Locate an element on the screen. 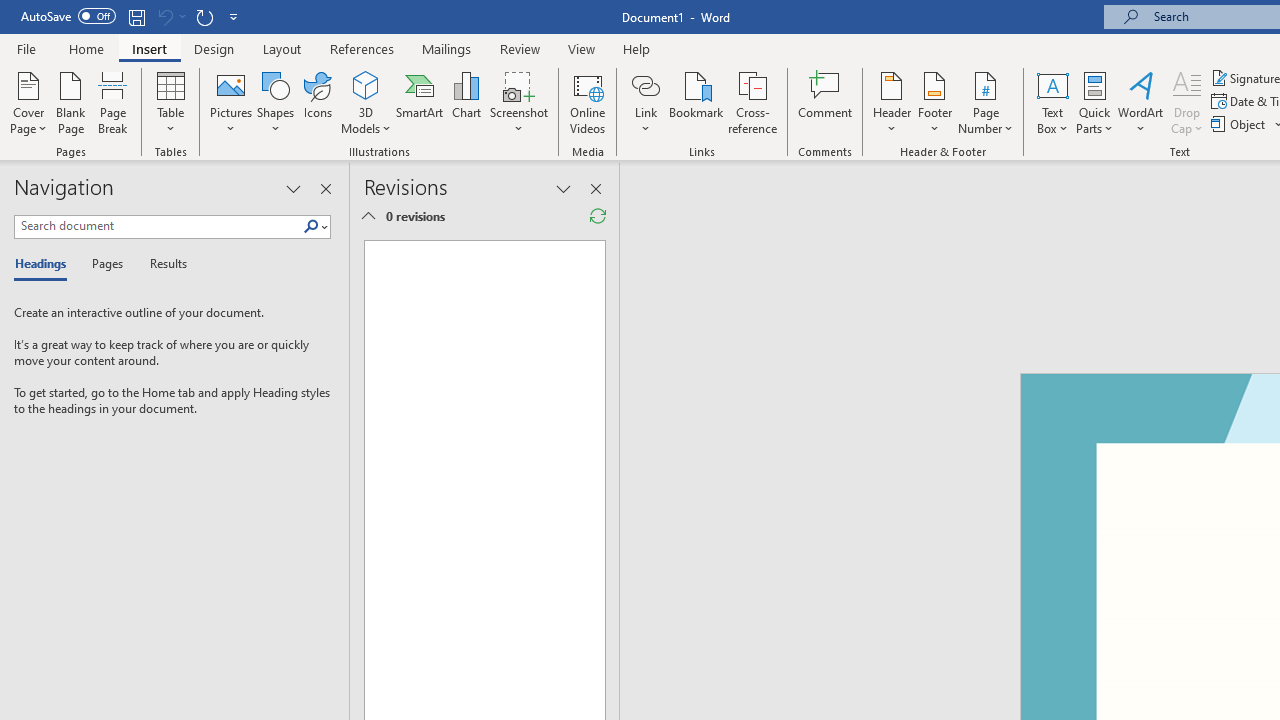 This screenshot has height=720, width=1280. 'Page Break' is located at coordinates (112, 103).